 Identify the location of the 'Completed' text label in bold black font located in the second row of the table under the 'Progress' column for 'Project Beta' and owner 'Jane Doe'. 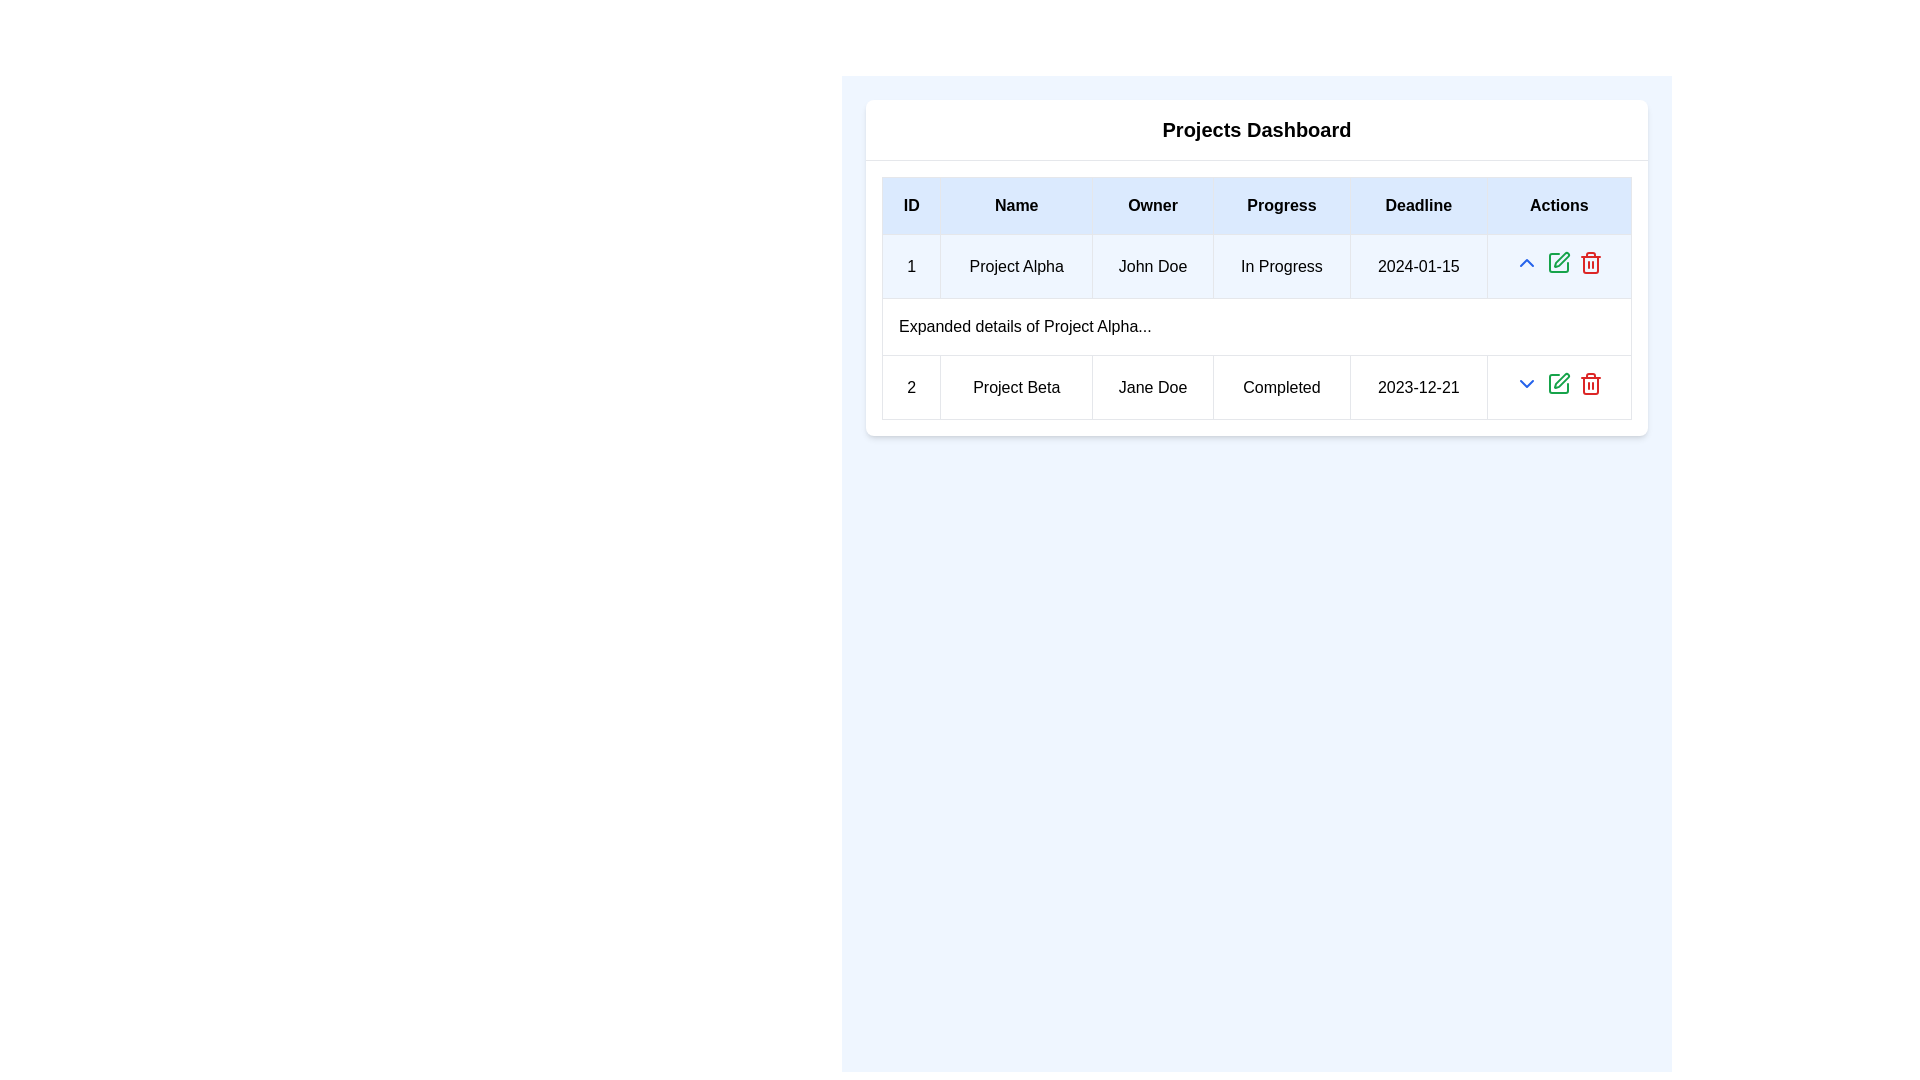
(1281, 387).